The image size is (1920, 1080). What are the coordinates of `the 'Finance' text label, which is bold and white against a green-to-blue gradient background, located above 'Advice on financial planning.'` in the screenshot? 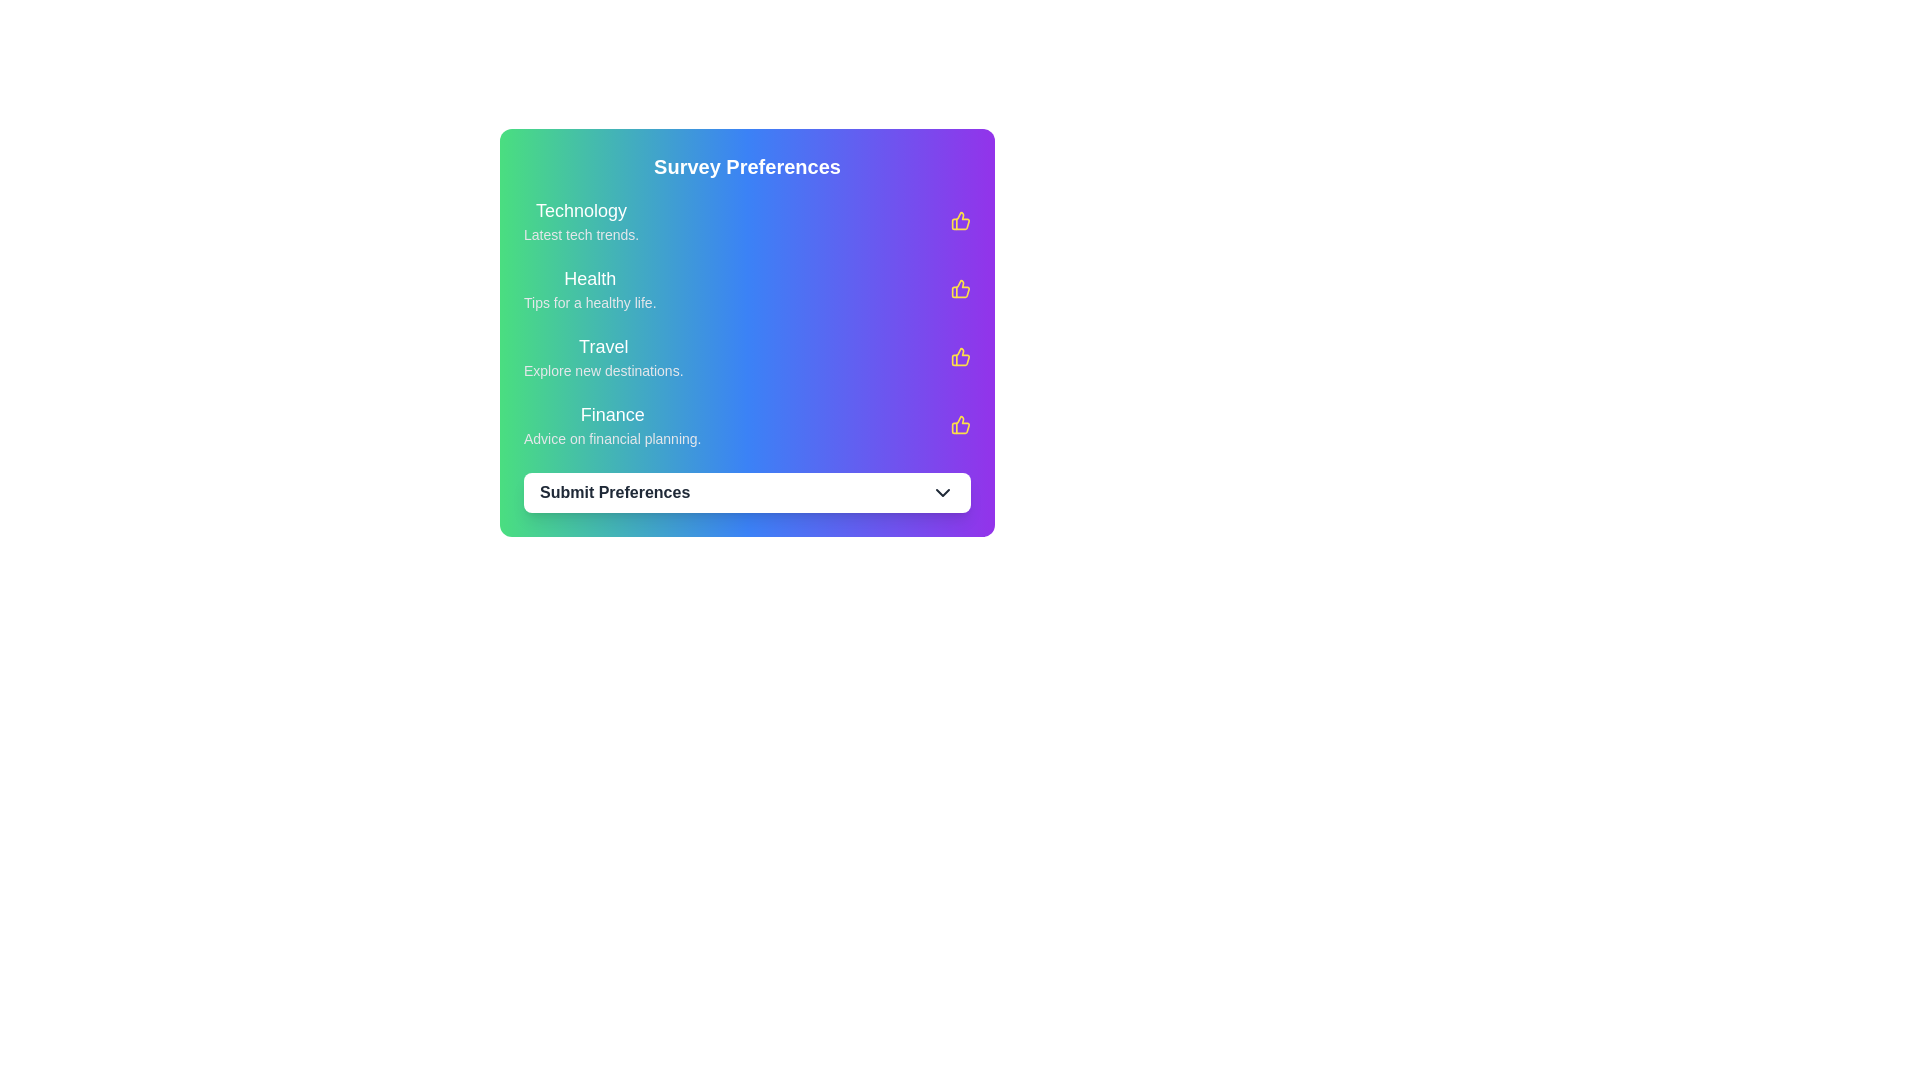 It's located at (611, 414).